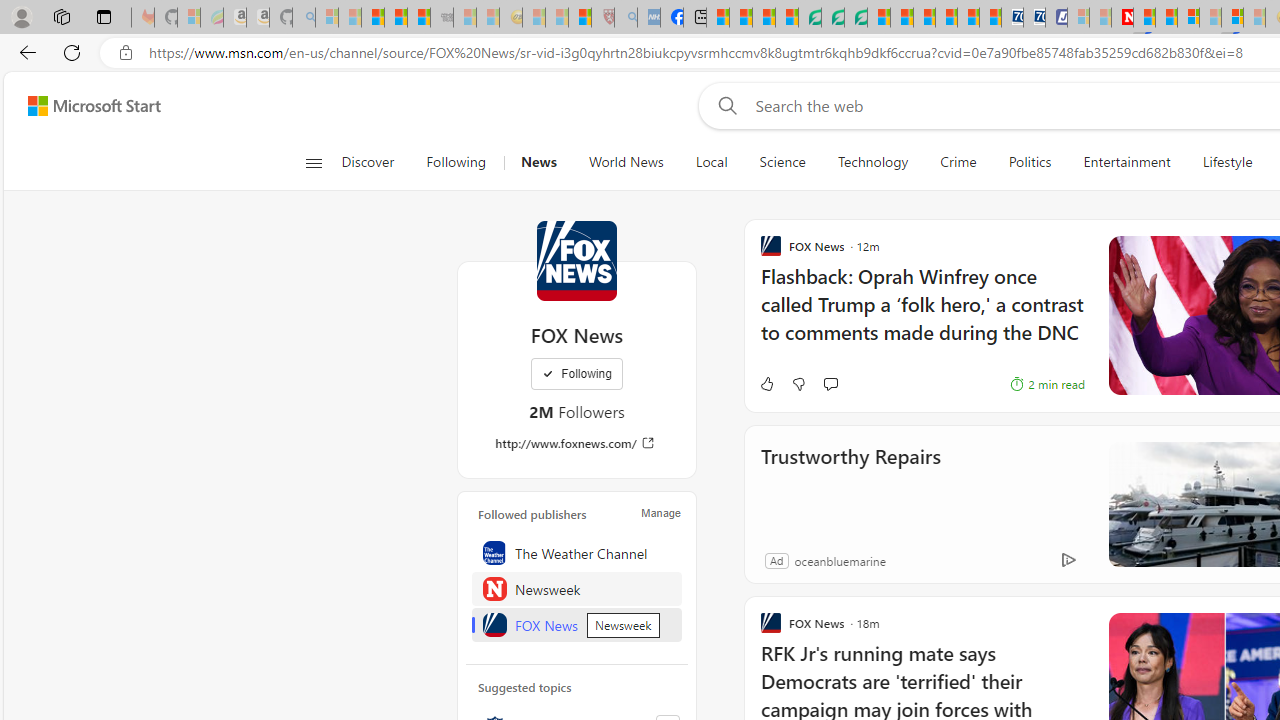  Describe the element at coordinates (575, 442) in the screenshot. I see `'http://www.foxnews.com/'` at that location.